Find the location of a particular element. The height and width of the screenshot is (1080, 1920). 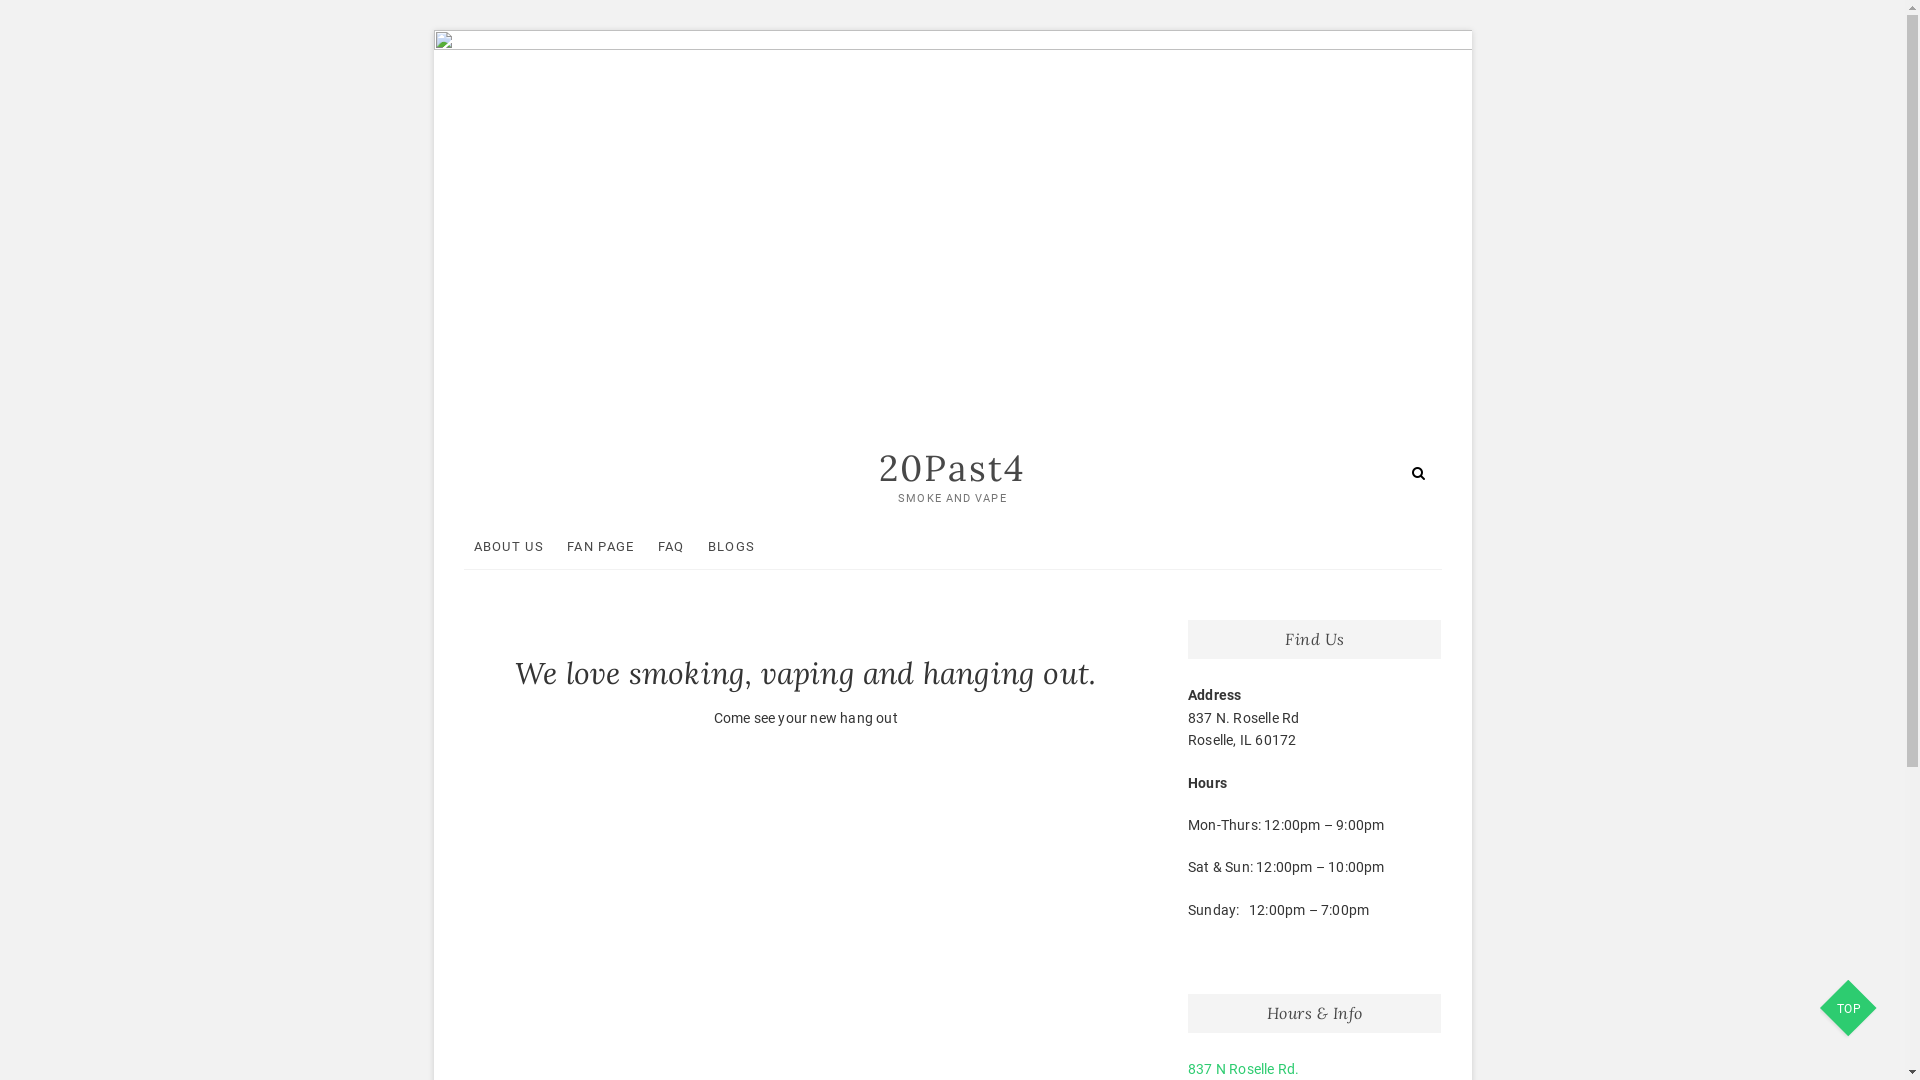

'TOP' is located at coordinates (1848, 1010).